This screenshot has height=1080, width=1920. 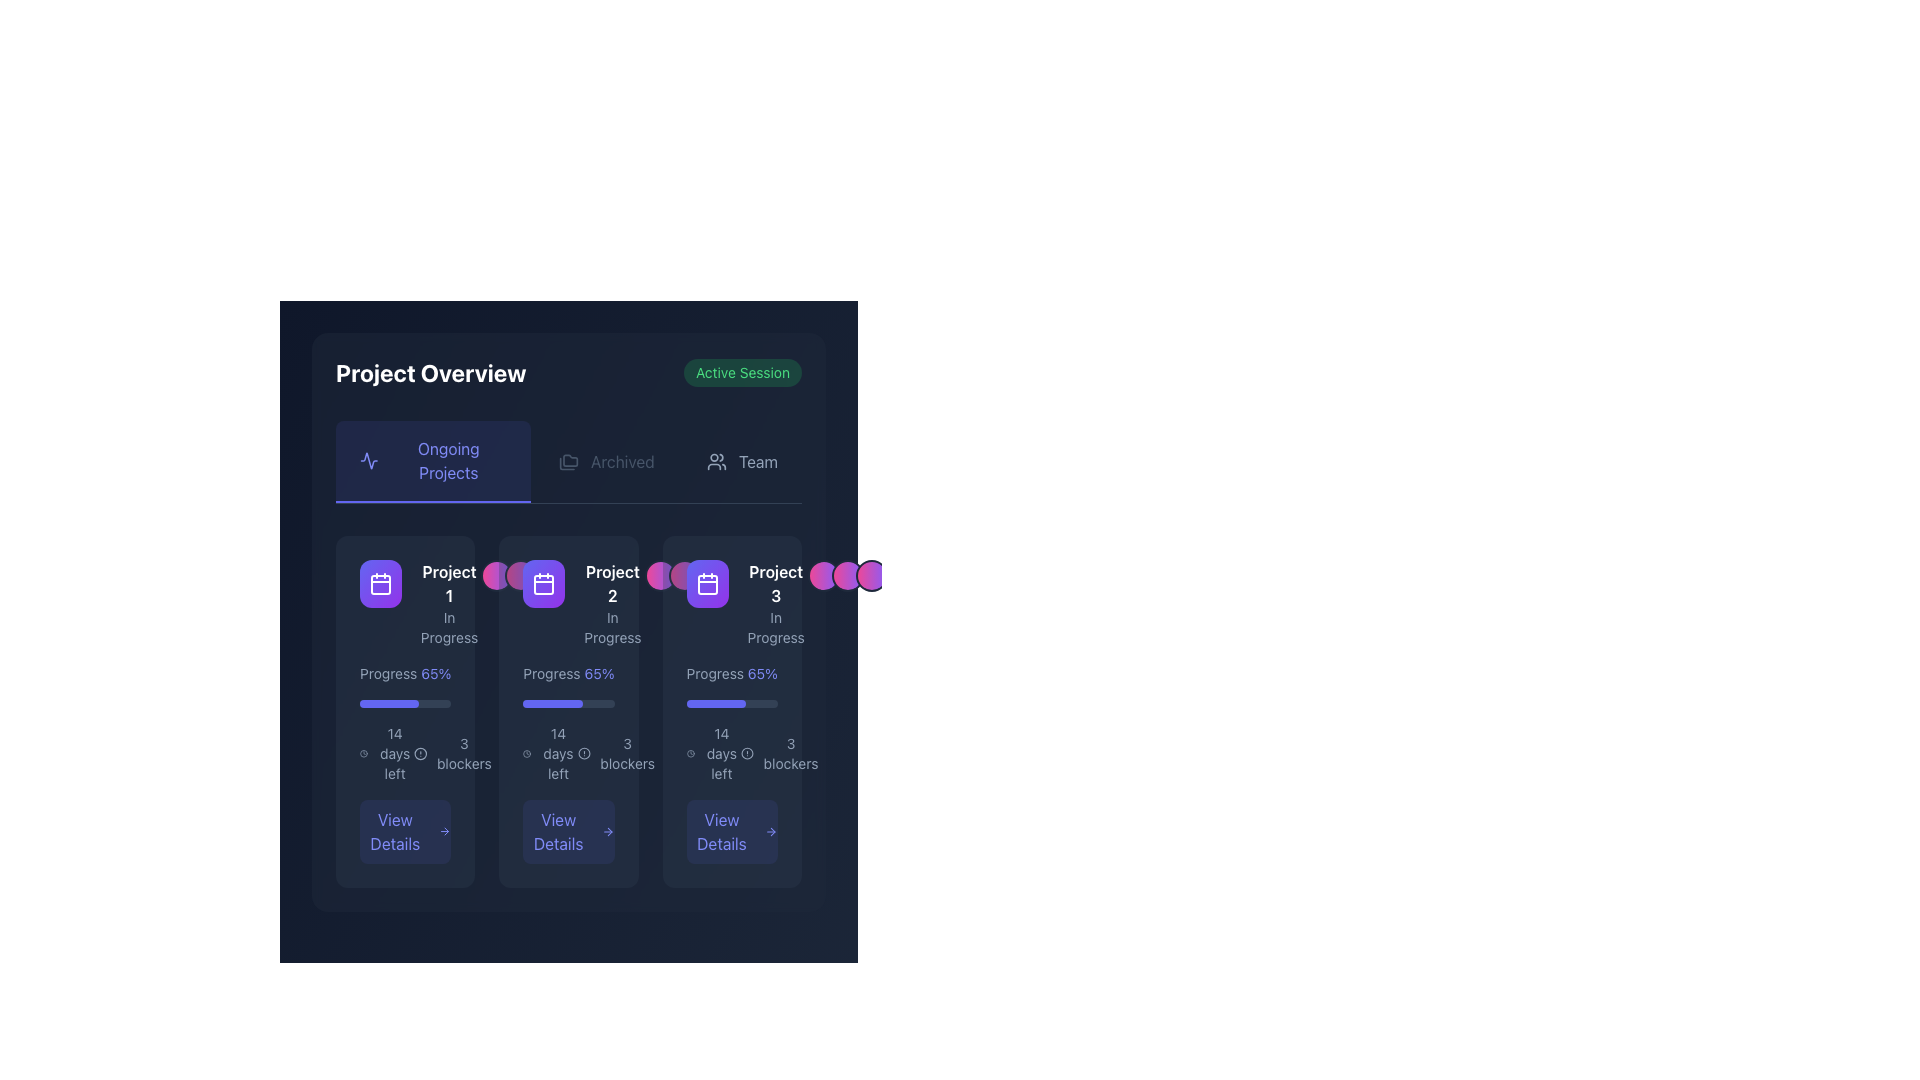 I want to click on textual content displaying '14 days left 3 blockers' from the text with icons located at the bottom region of the first card in the middle row, so click(x=404, y=753).